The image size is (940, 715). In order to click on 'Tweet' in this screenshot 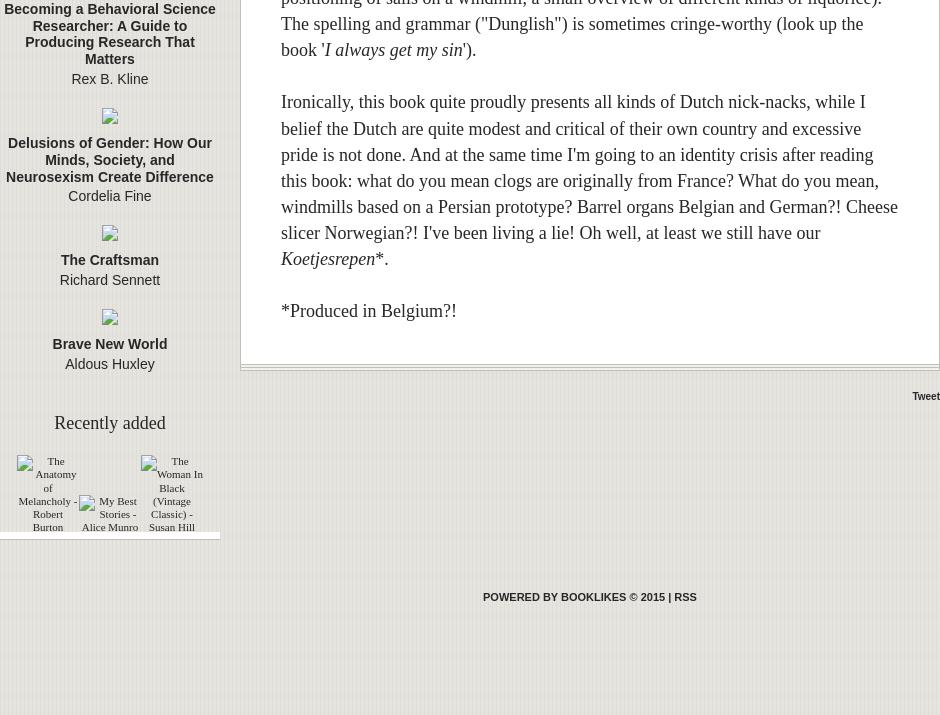, I will do `click(924, 396)`.